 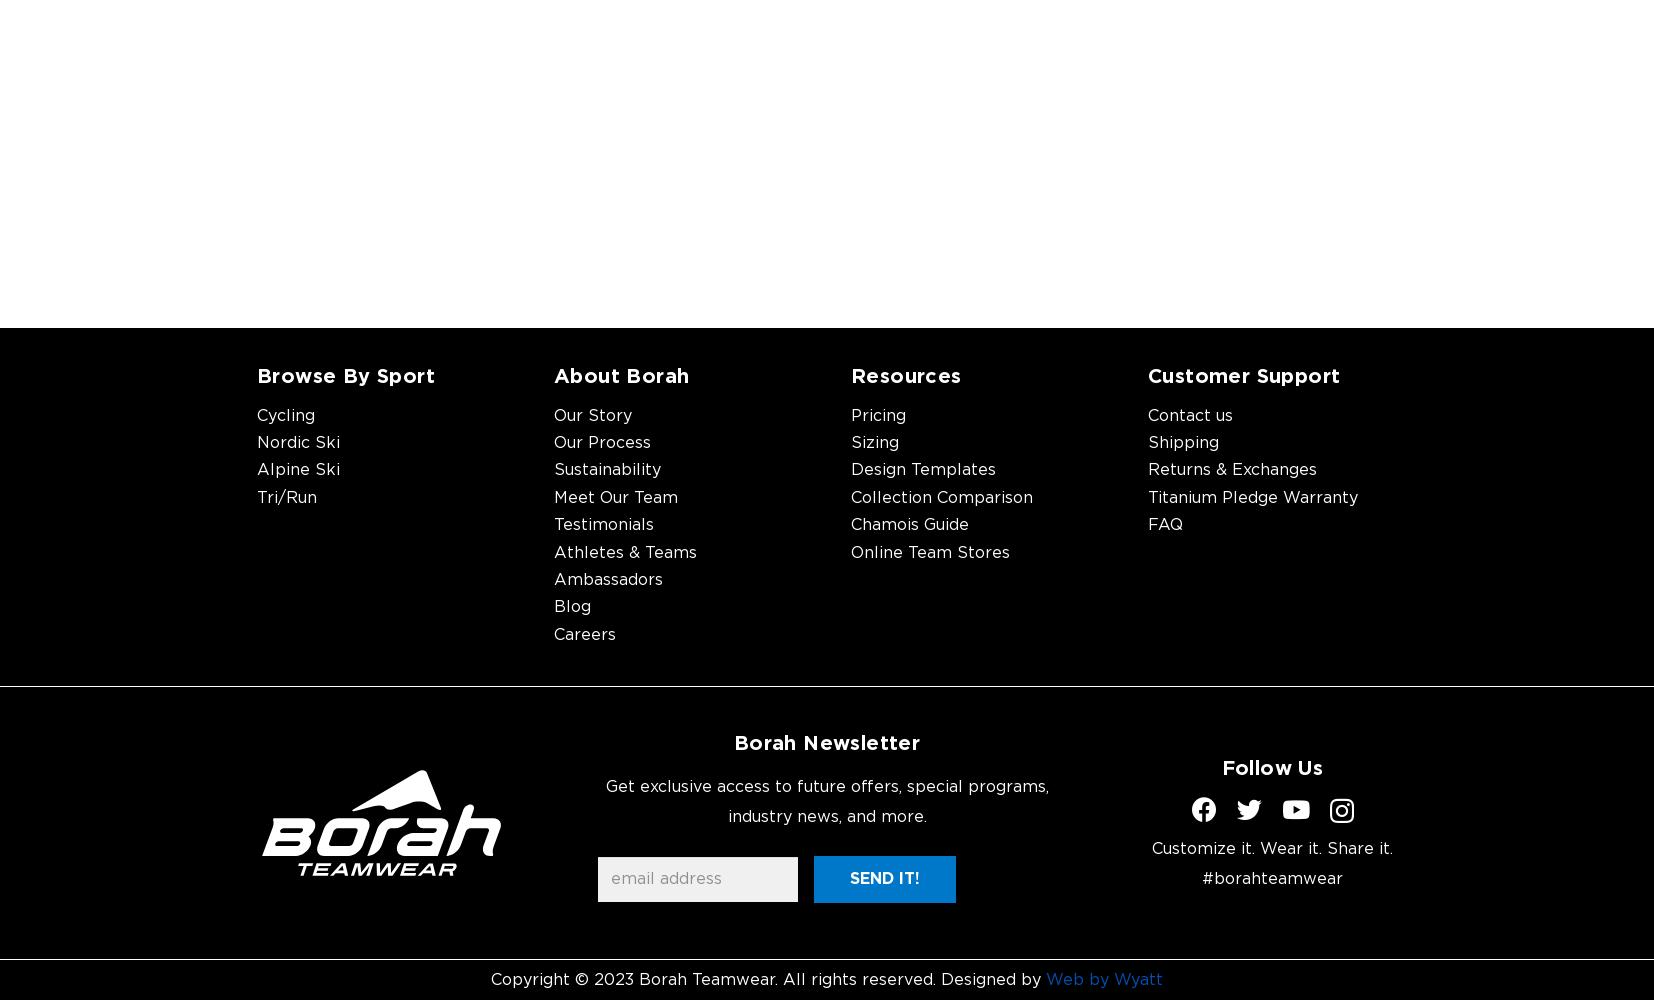 What do you see at coordinates (607, 469) in the screenshot?
I see `'Sustainability'` at bounding box center [607, 469].